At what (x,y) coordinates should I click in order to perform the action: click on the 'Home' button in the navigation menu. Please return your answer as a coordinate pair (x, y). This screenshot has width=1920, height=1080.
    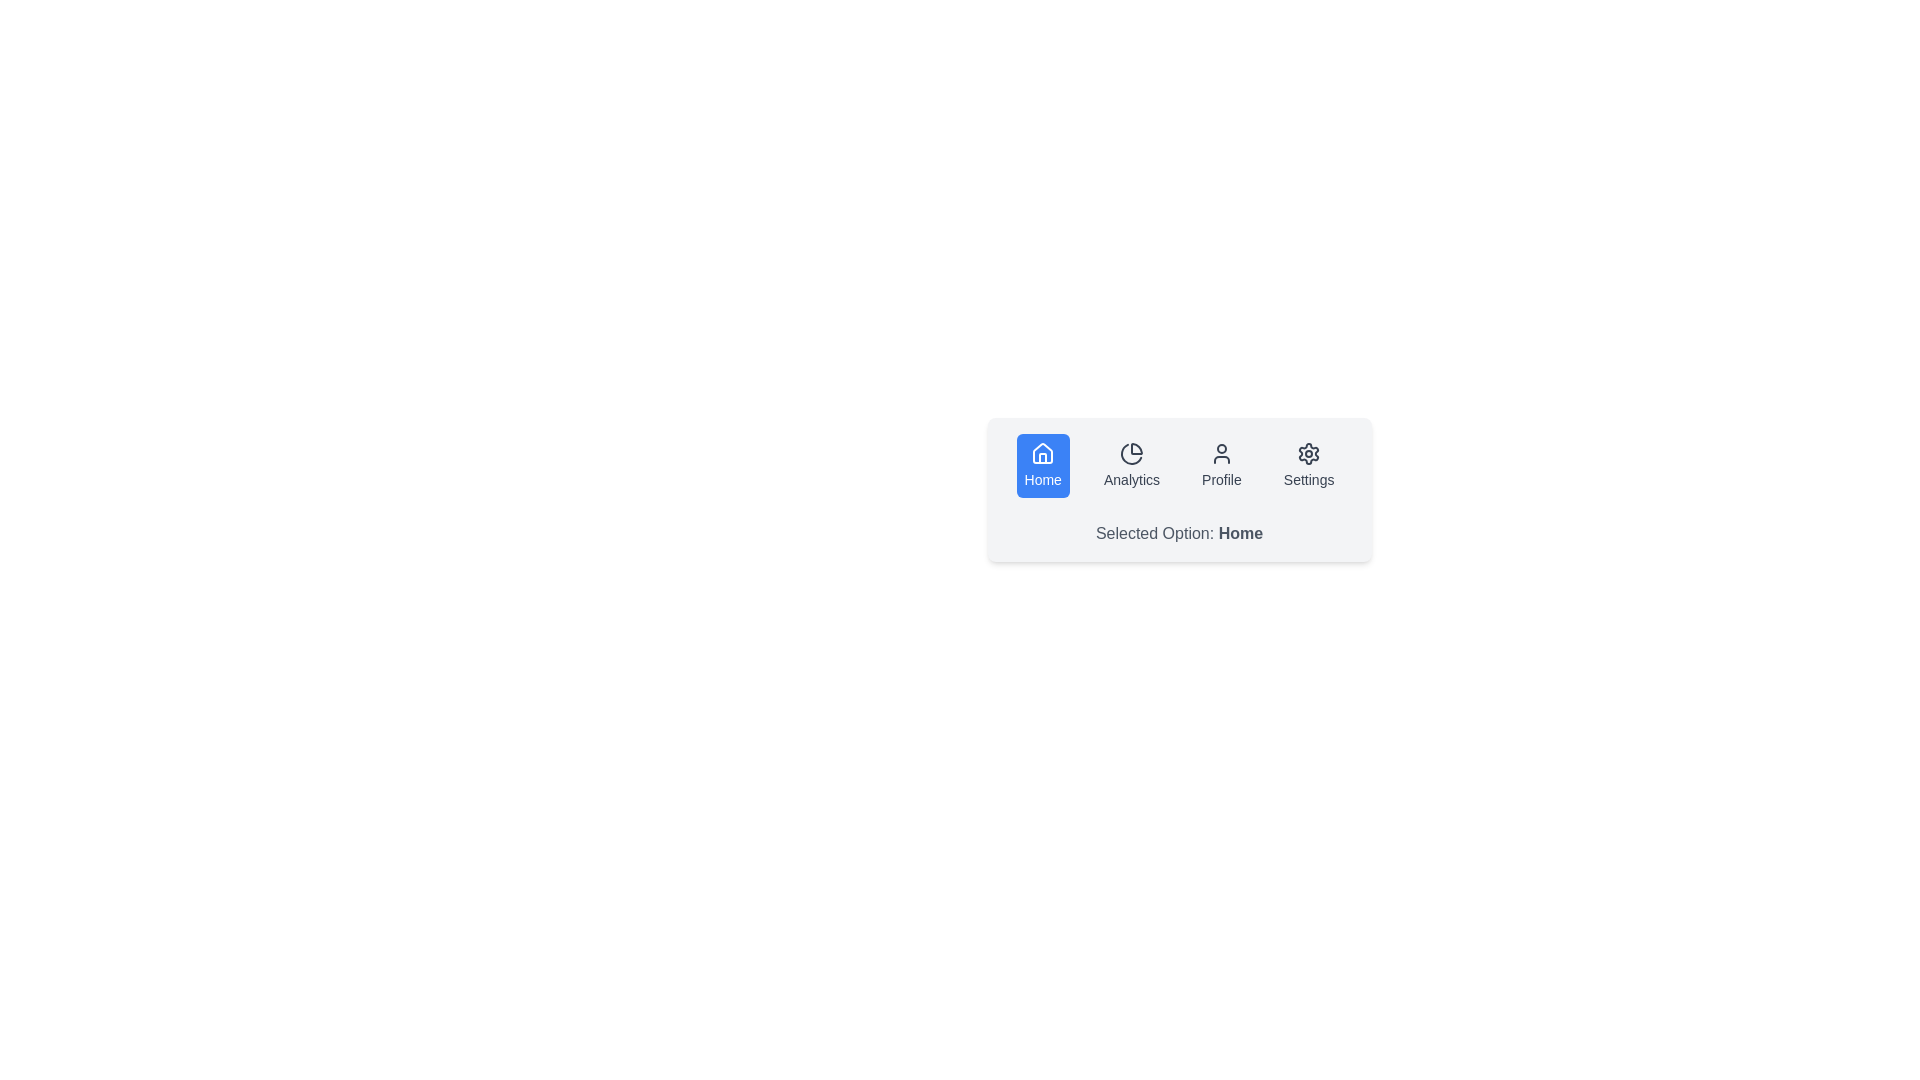
    Looking at the image, I should click on (1042, 466).